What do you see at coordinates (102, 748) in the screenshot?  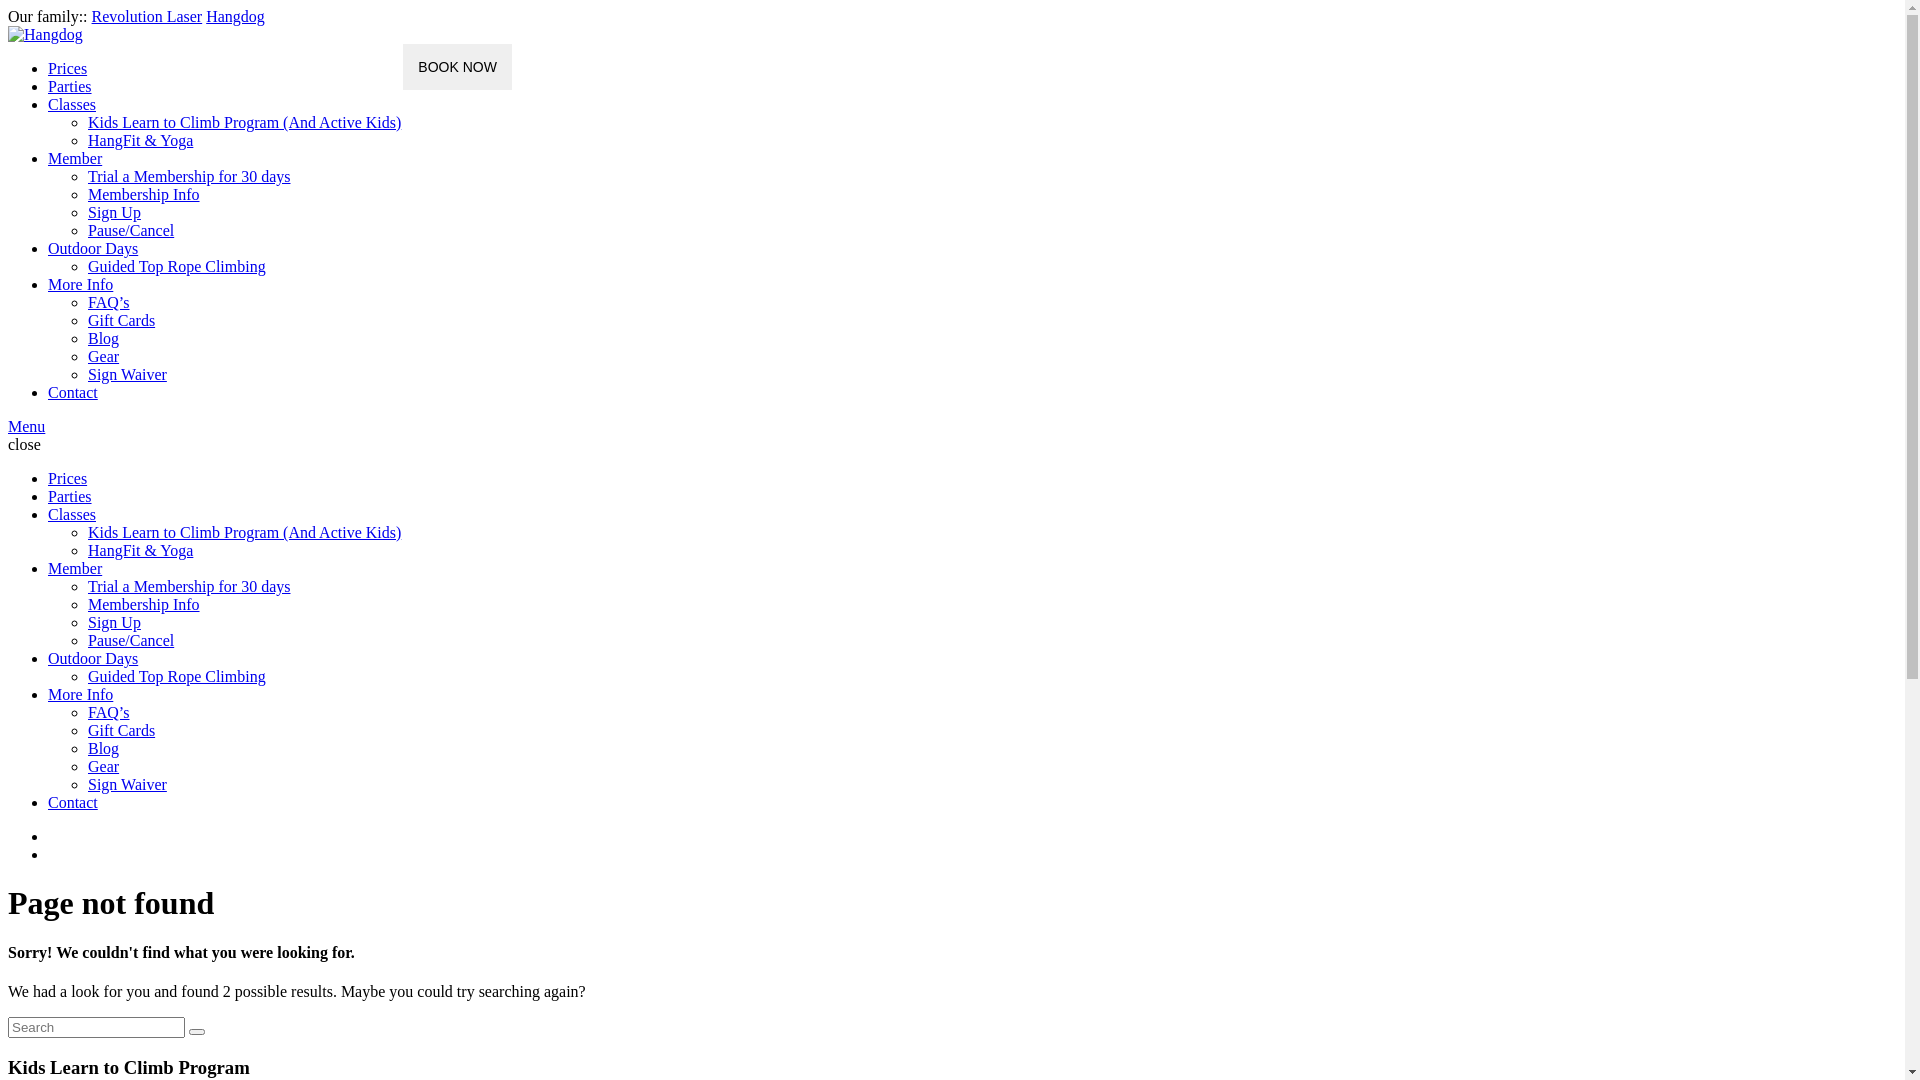 I see `'Blog'` at bounding box center [102, 748].